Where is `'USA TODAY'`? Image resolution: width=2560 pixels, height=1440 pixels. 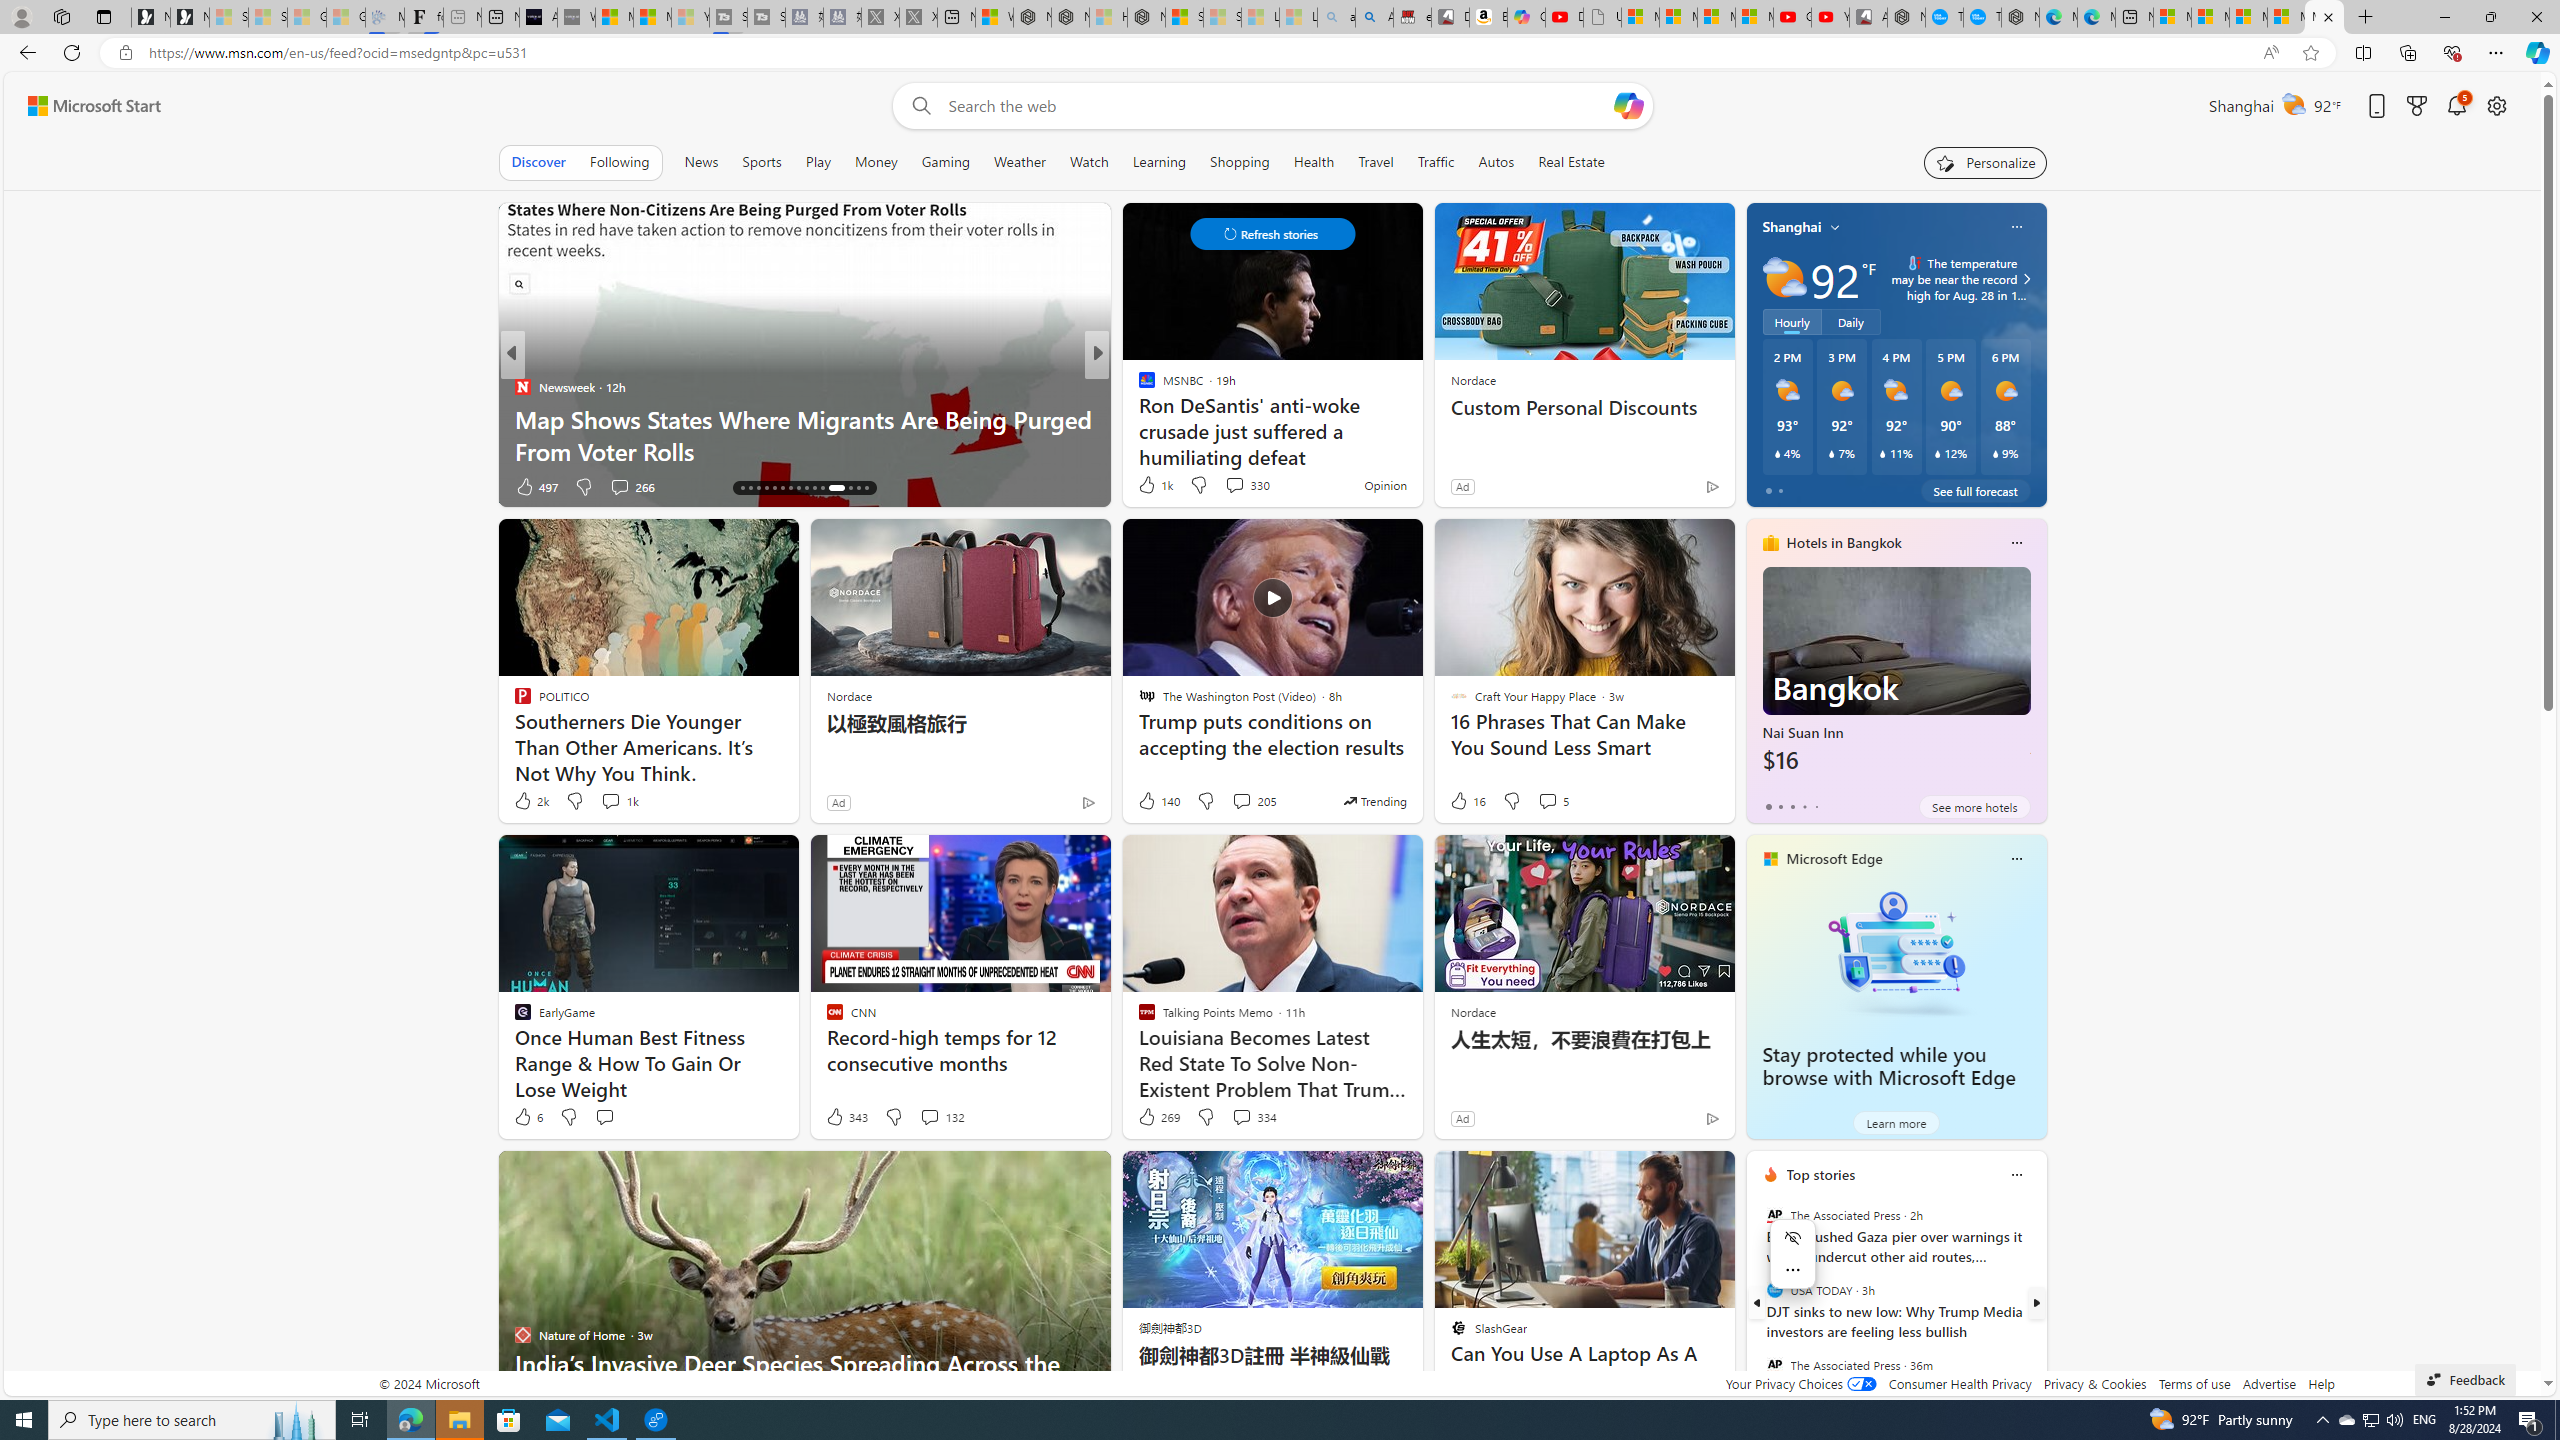 'USA TODAY' is located at coordinates (1773, 1290).